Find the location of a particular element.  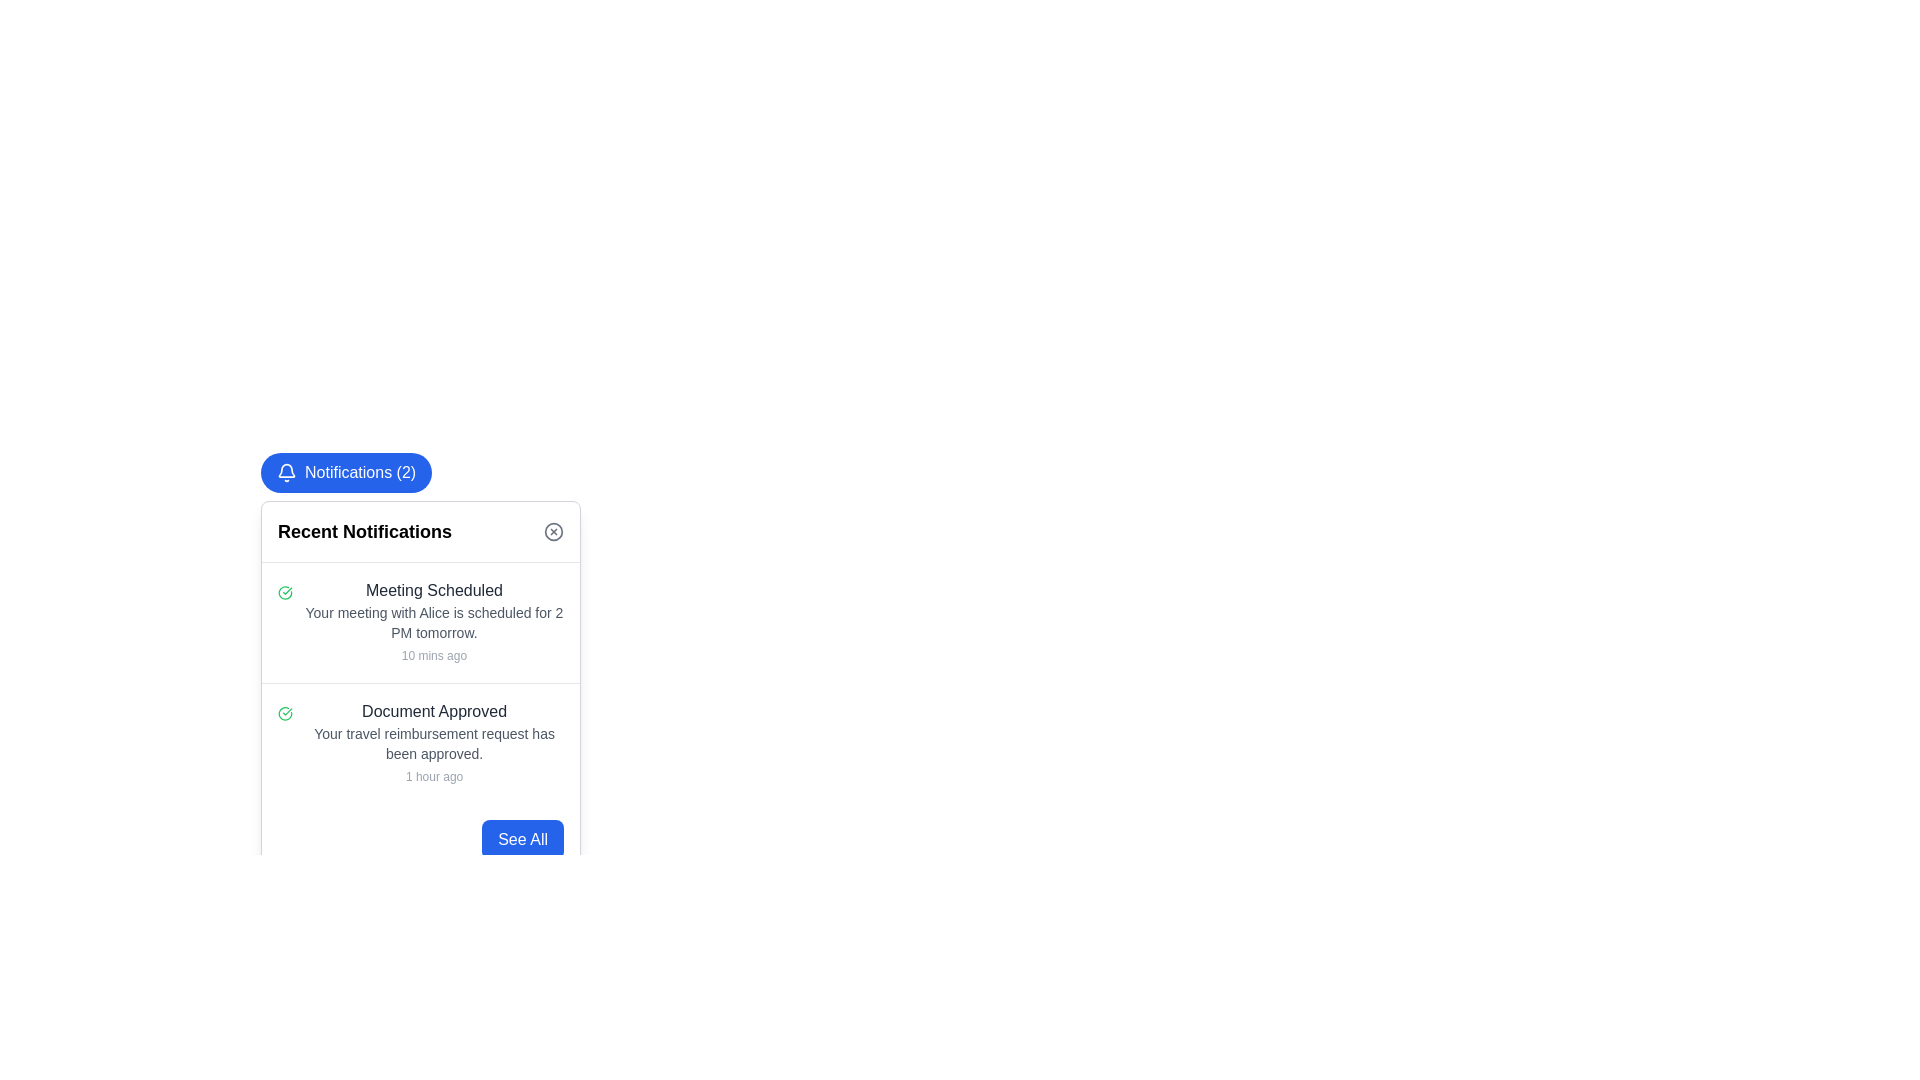

the notifications button located at the bottom-right corner of the notification card interface is located at coordinates (523, 840).